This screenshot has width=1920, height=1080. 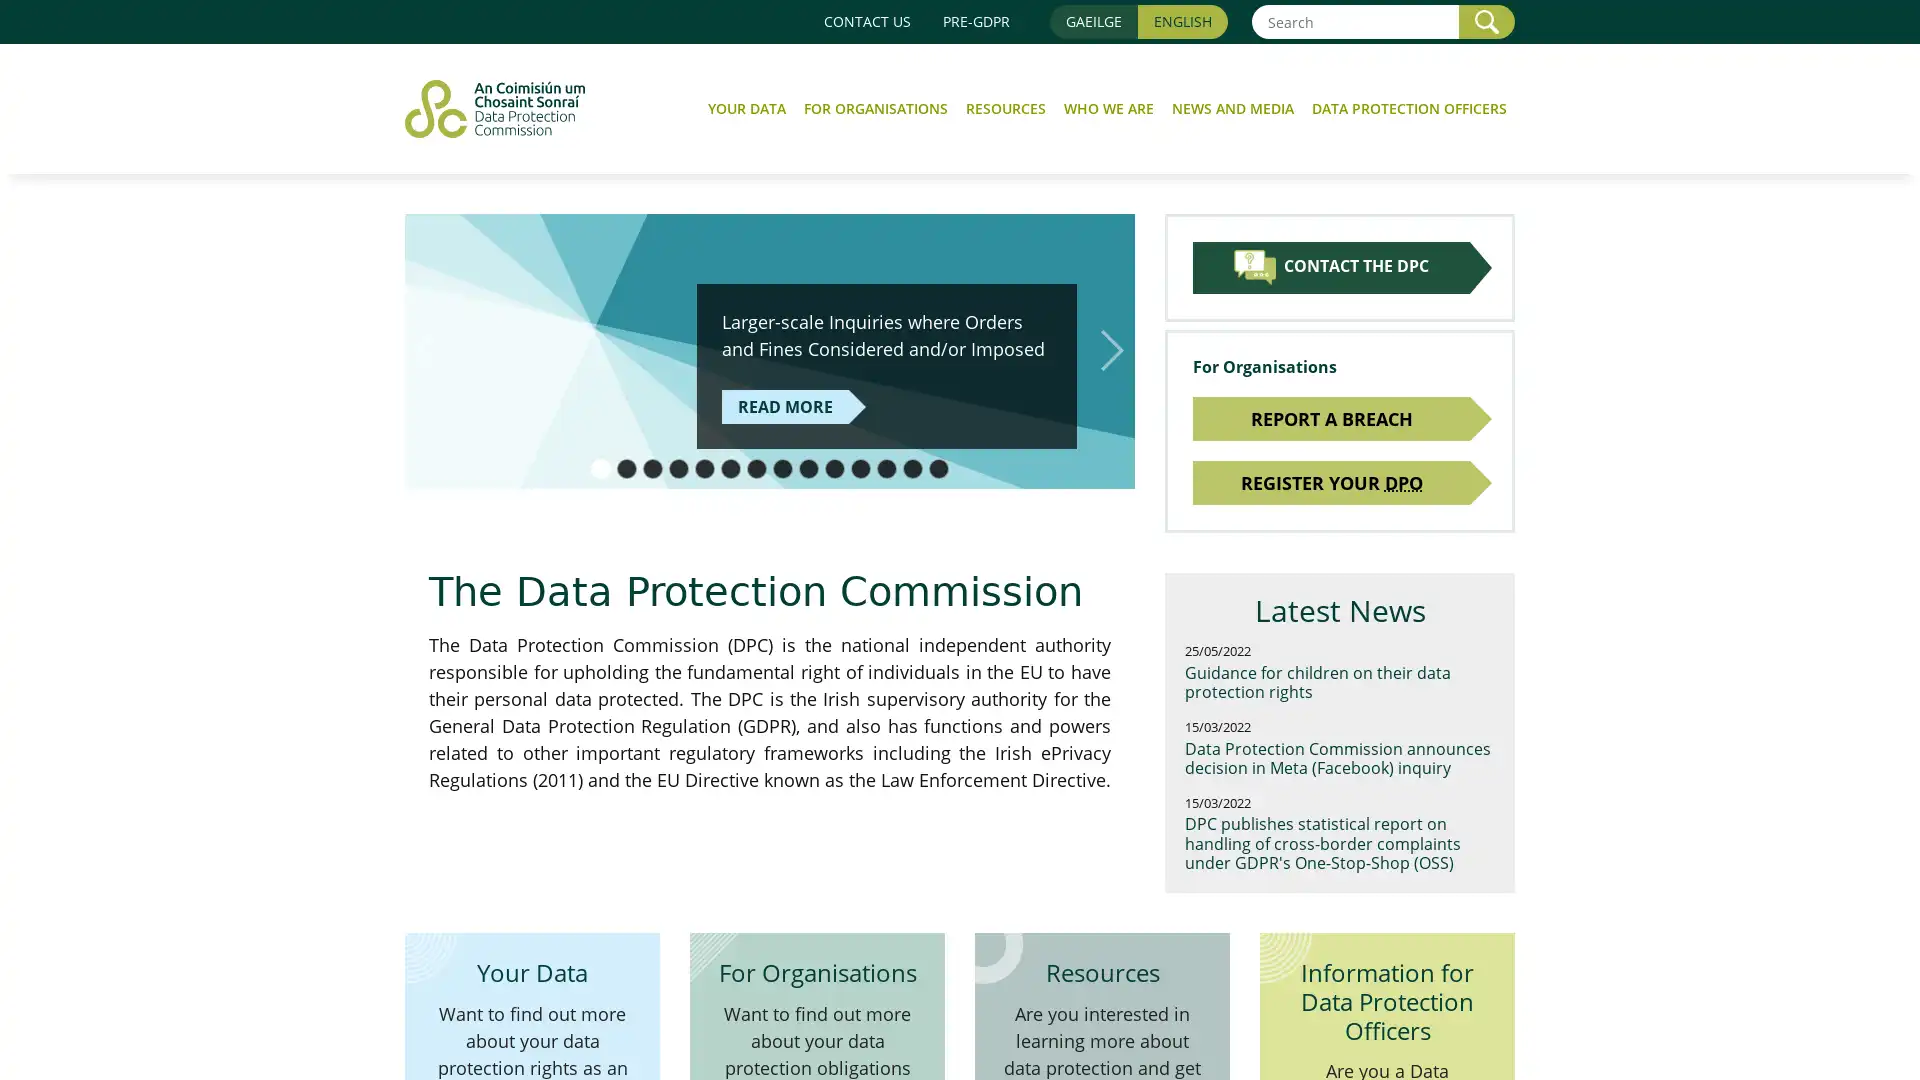 What do you see at coordinates (1487, 21) in the screenshot?
I see `SEARCH` at bounding box center [1487, 21].